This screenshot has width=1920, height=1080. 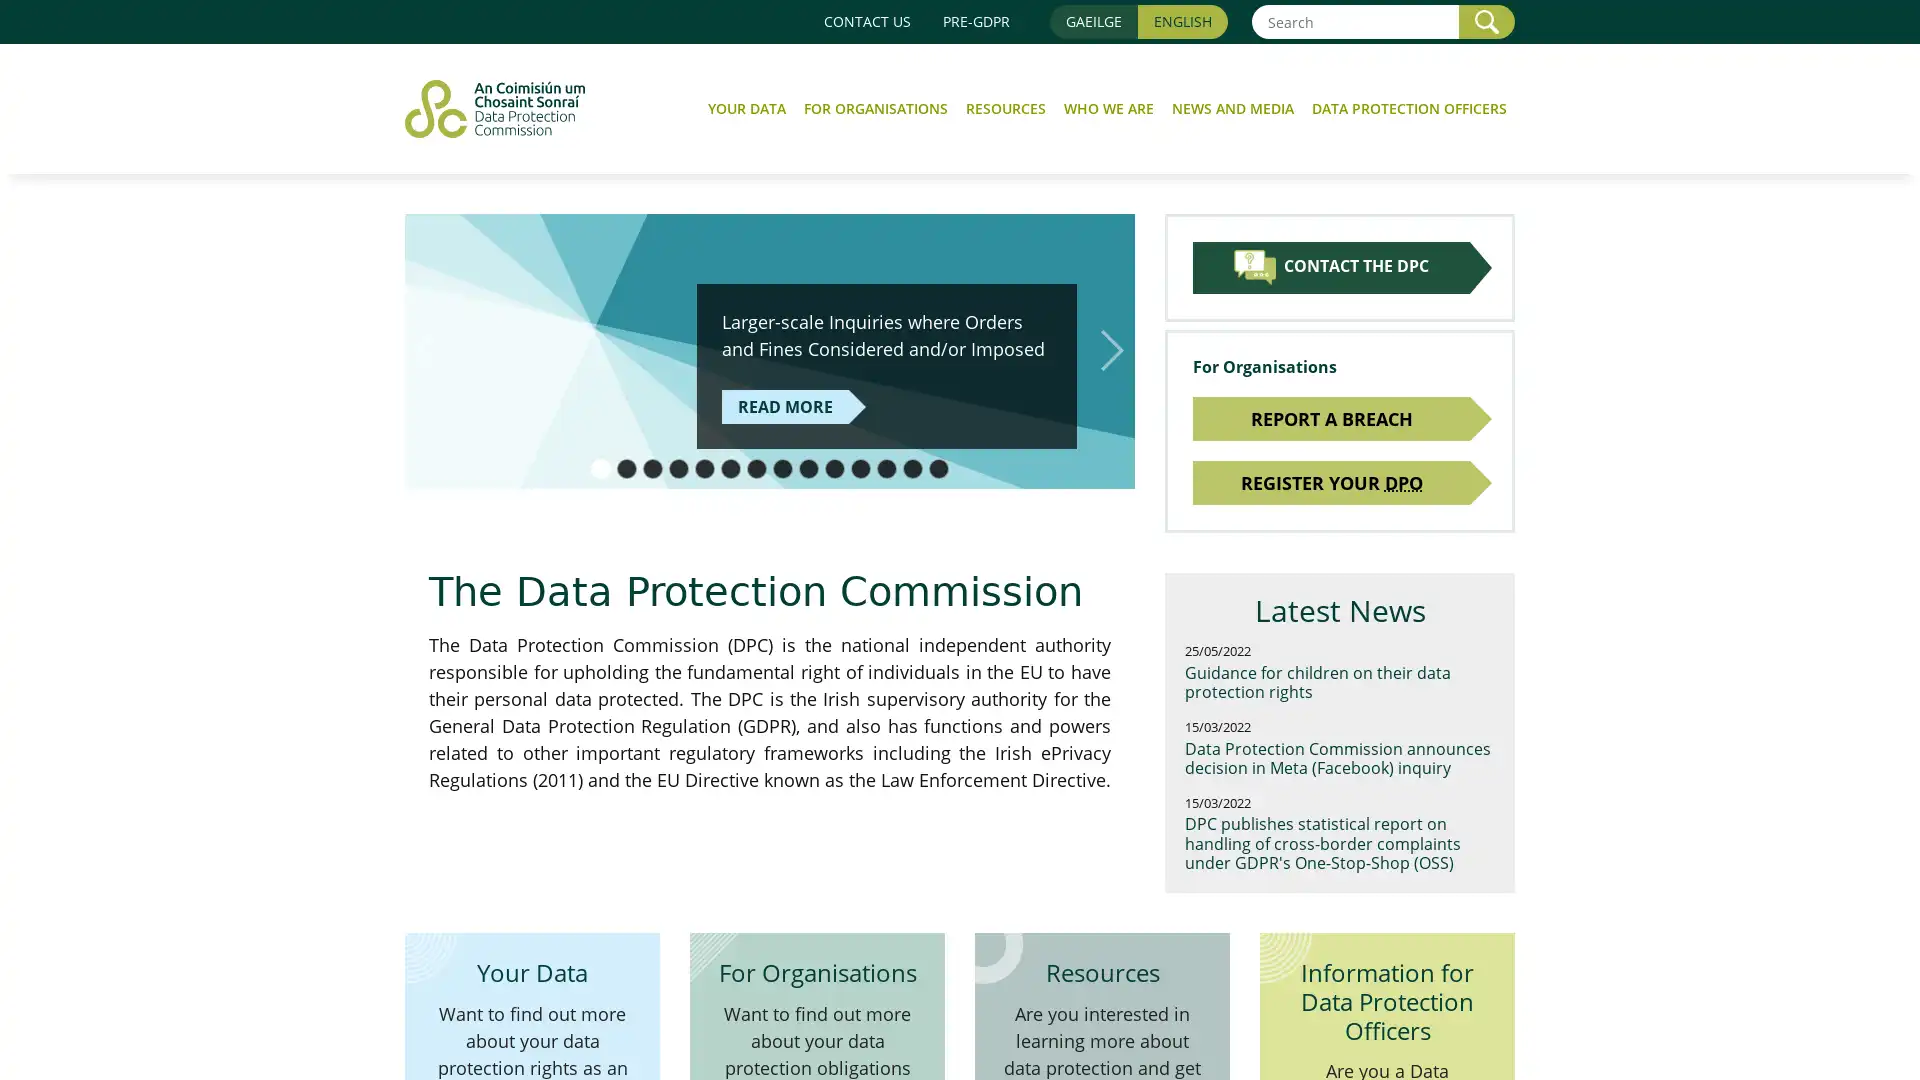 What do you see at coordinates (1487, 21) in the screenshot?
I see `SEARCH` at bounding box center [1487, 21].